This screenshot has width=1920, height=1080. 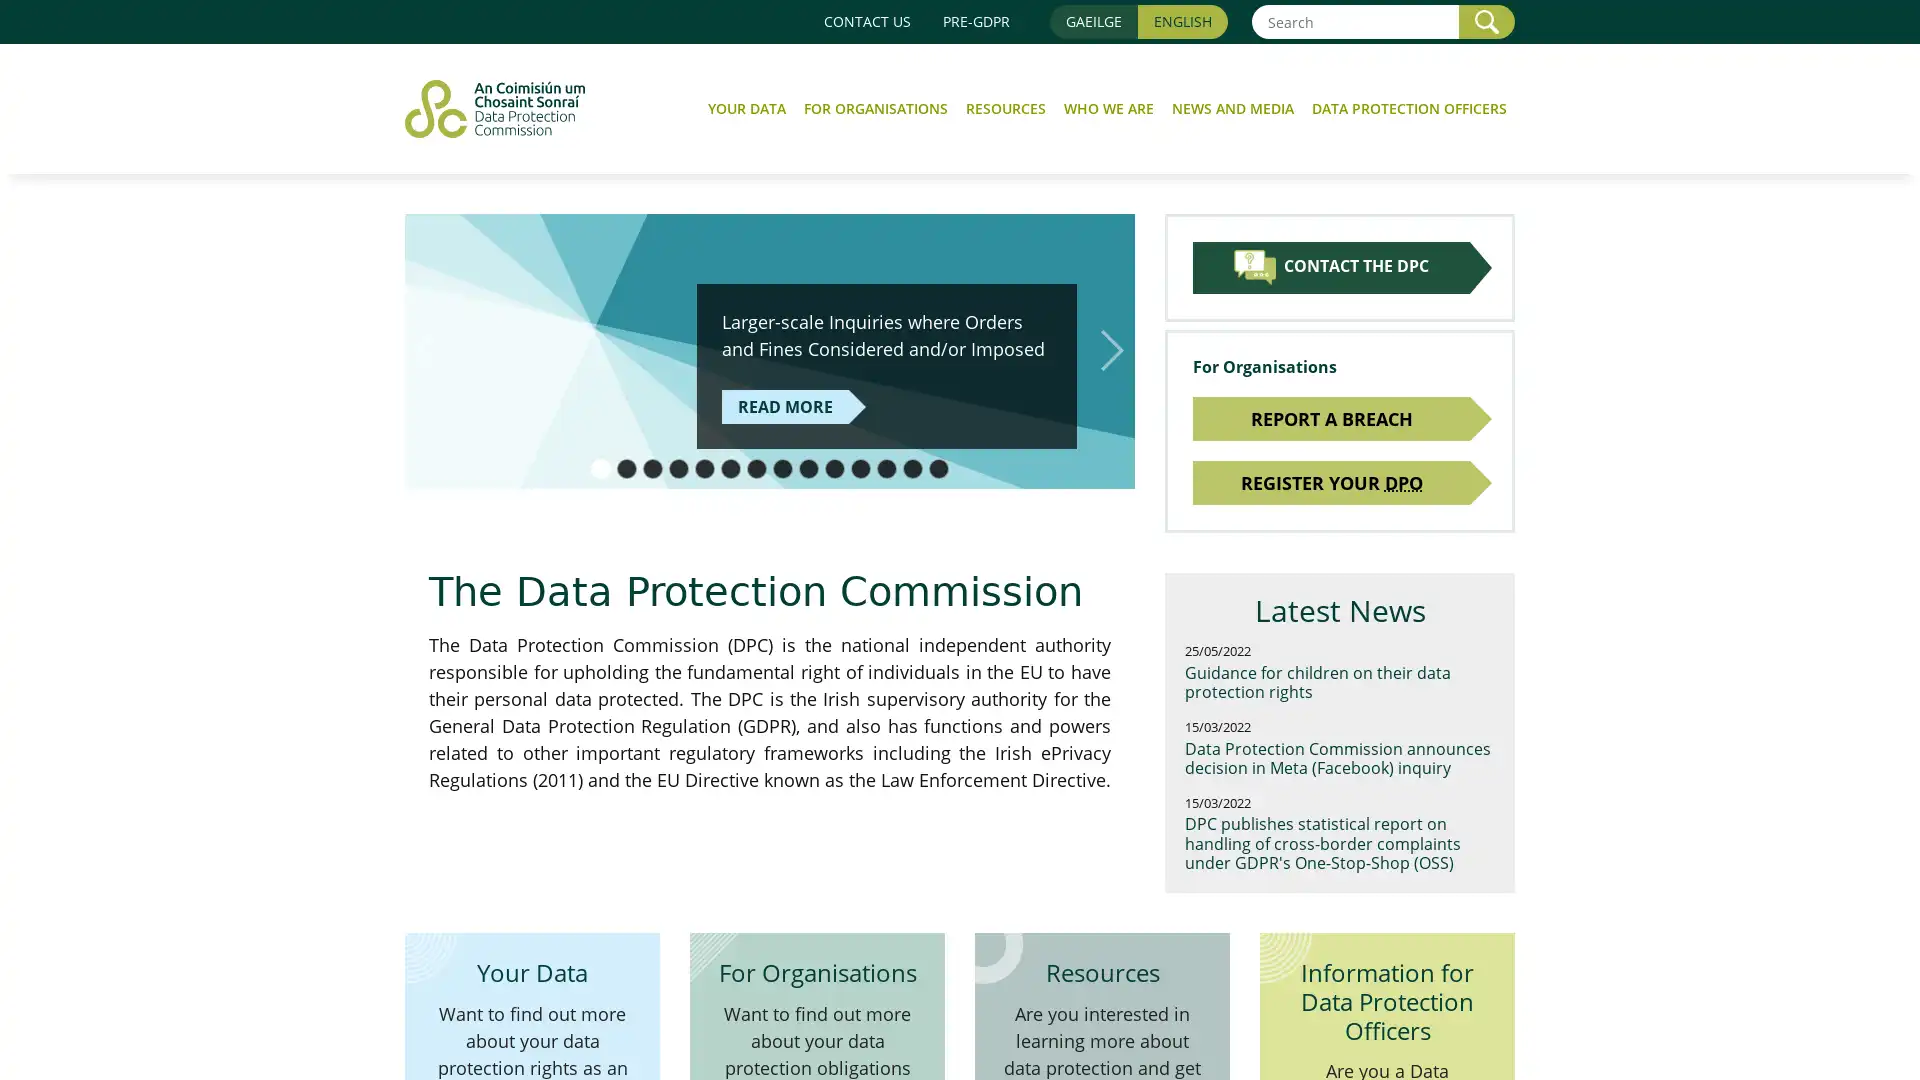 What do you see at coordinates (1487, 21) in the screenshot?
I see `SEARCH` at bounding box center [1487, 21].